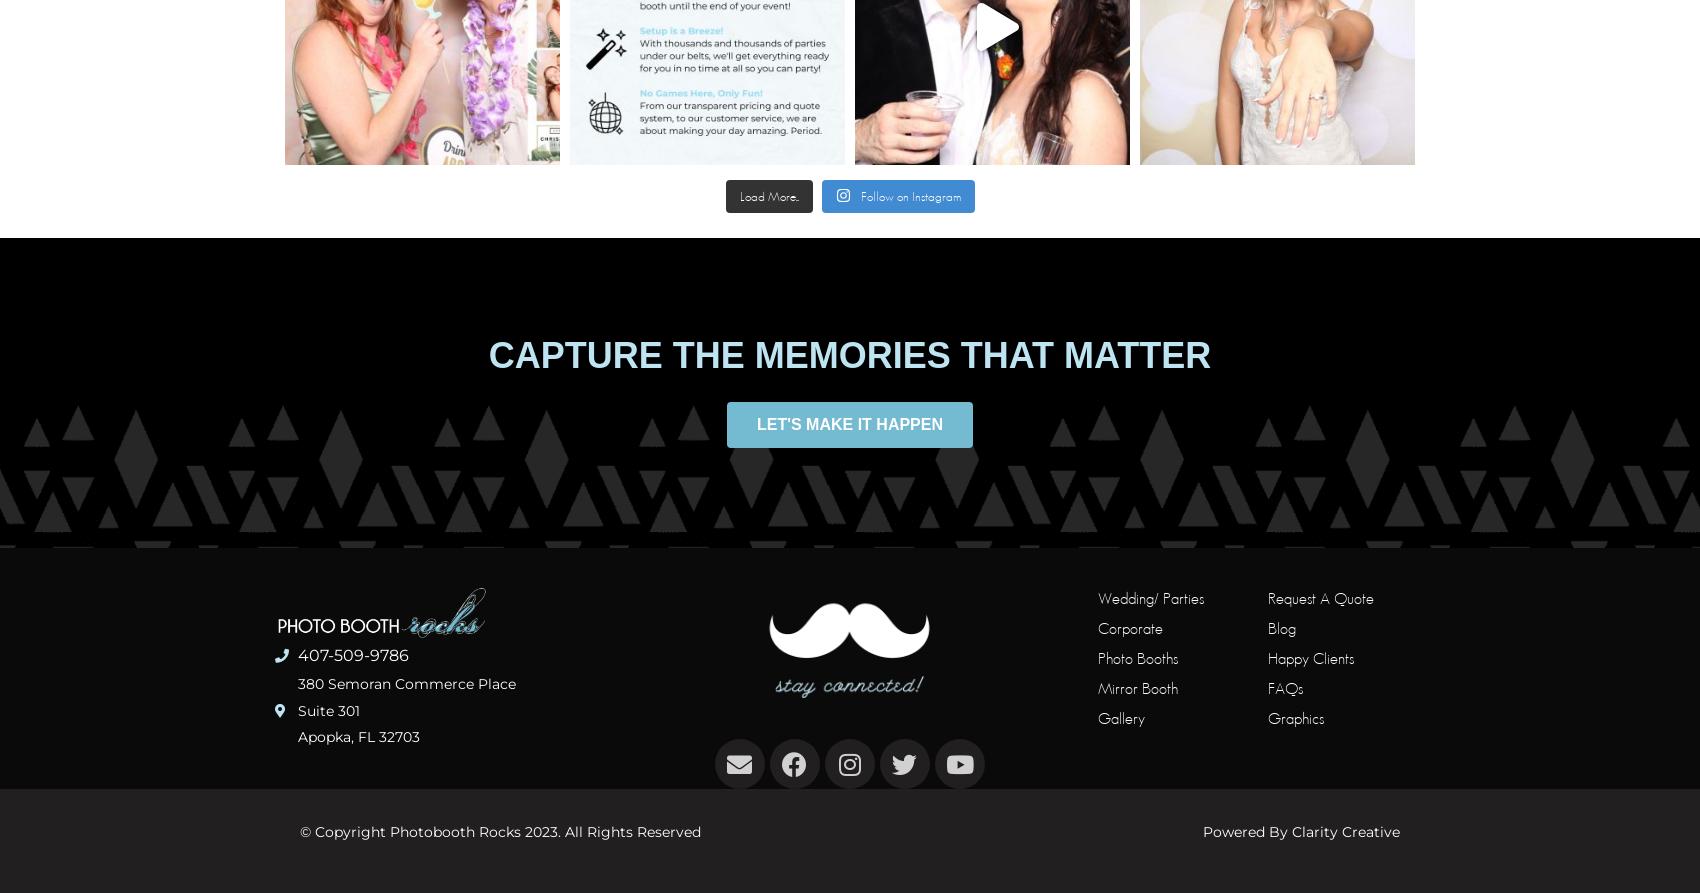 This screenshot has width=1700, height=893. Describe the element at coordinates (357, 736) in the screenshot. I see `'Apopka, FL 32703'` at that location.